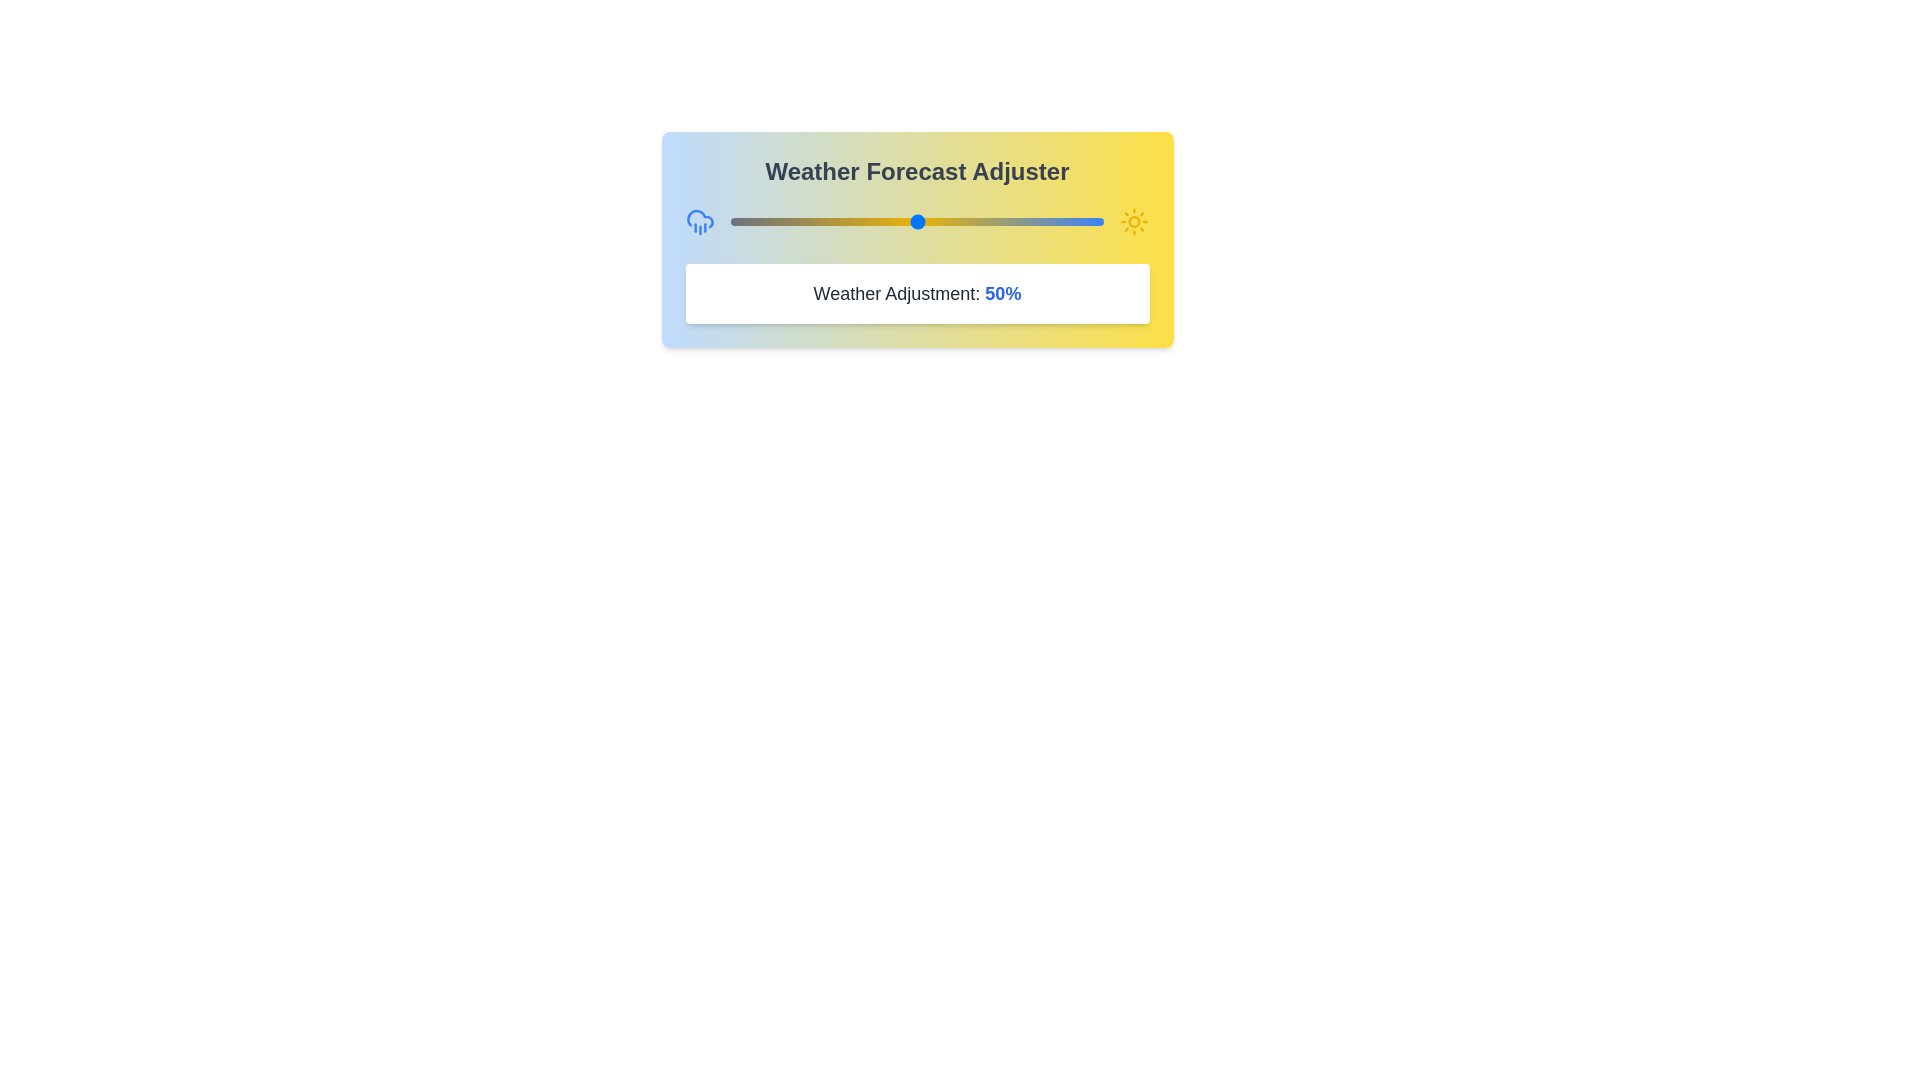 This screenshot has height=1080, width=1920. What do you see at coordinates (700, 222) in the screenshot?
I see `the icon at the left of the slider` at bounding box center [700, 222].